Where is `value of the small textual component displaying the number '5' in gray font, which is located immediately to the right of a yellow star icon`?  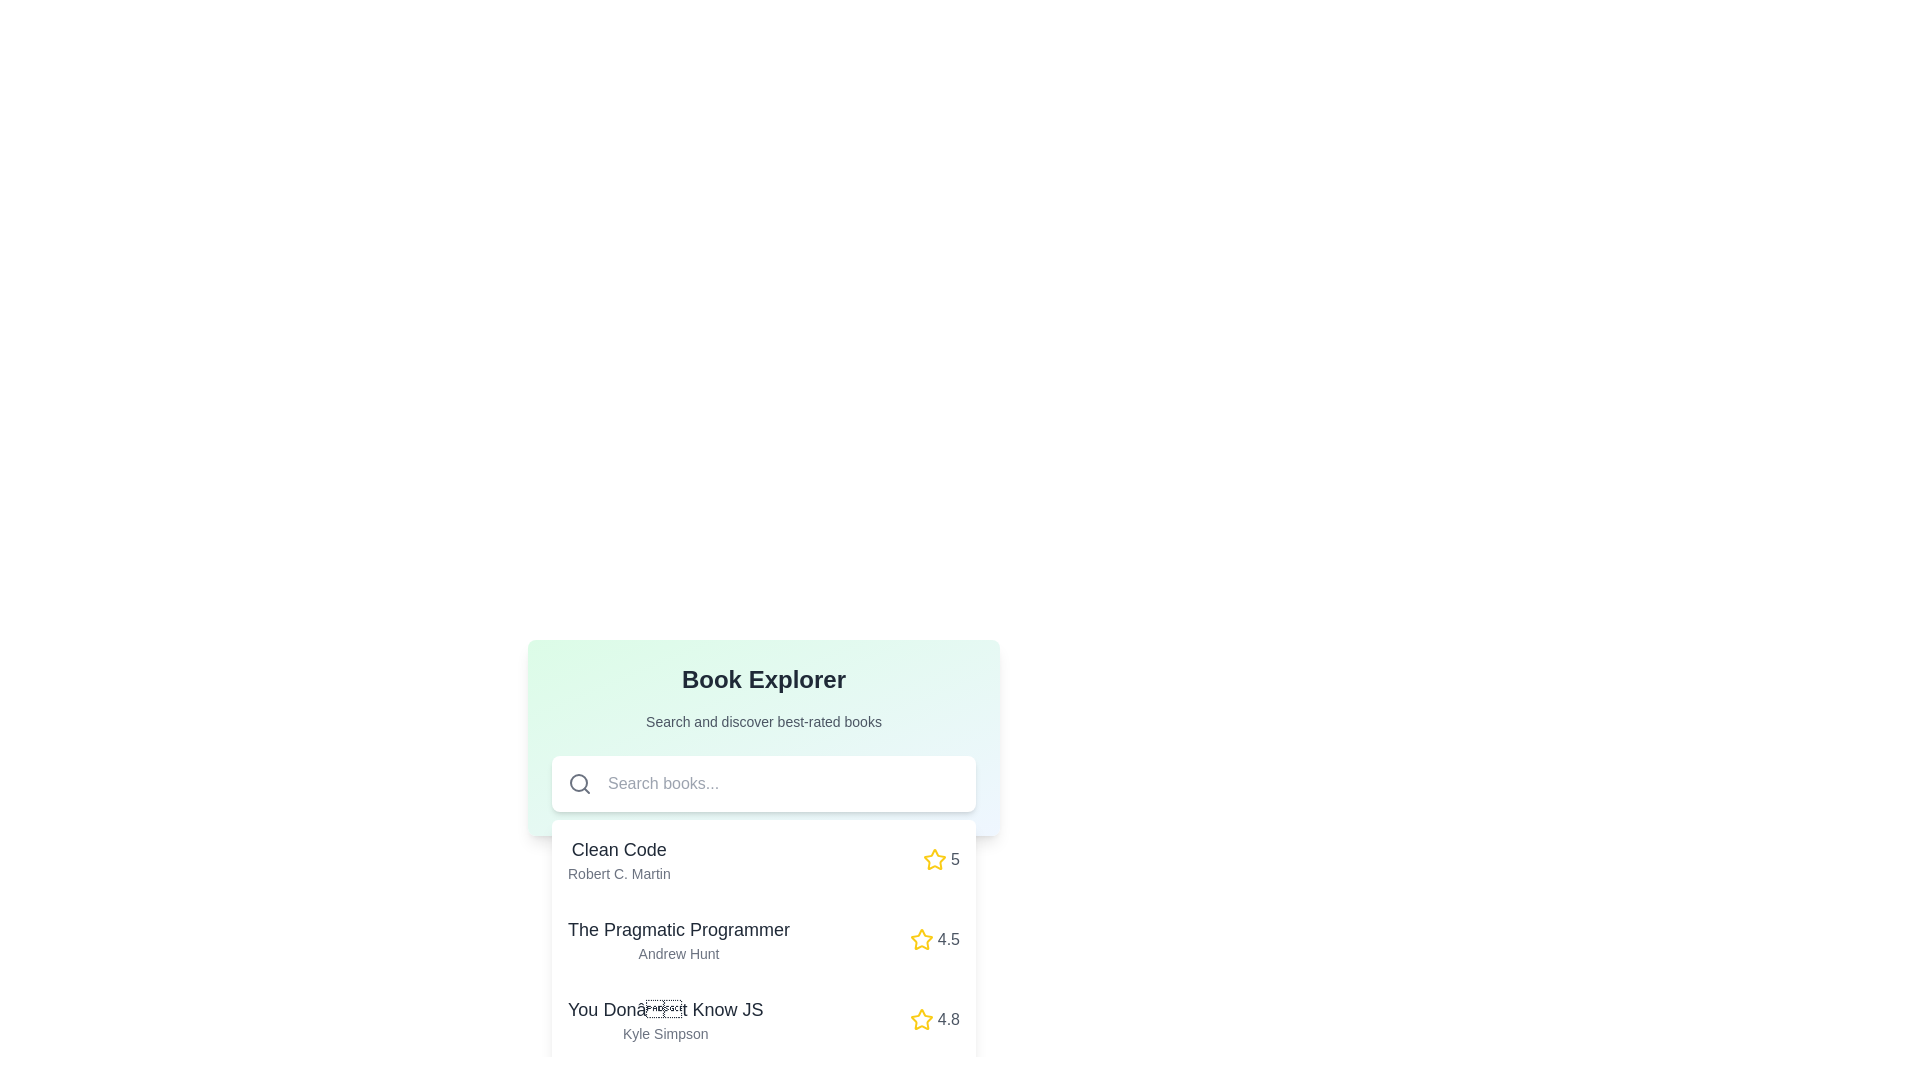
value of the small textual component displaying the number '5' in gray font, which is located immediately to the right of a yellow star icon is located at coordinates (954, 859).